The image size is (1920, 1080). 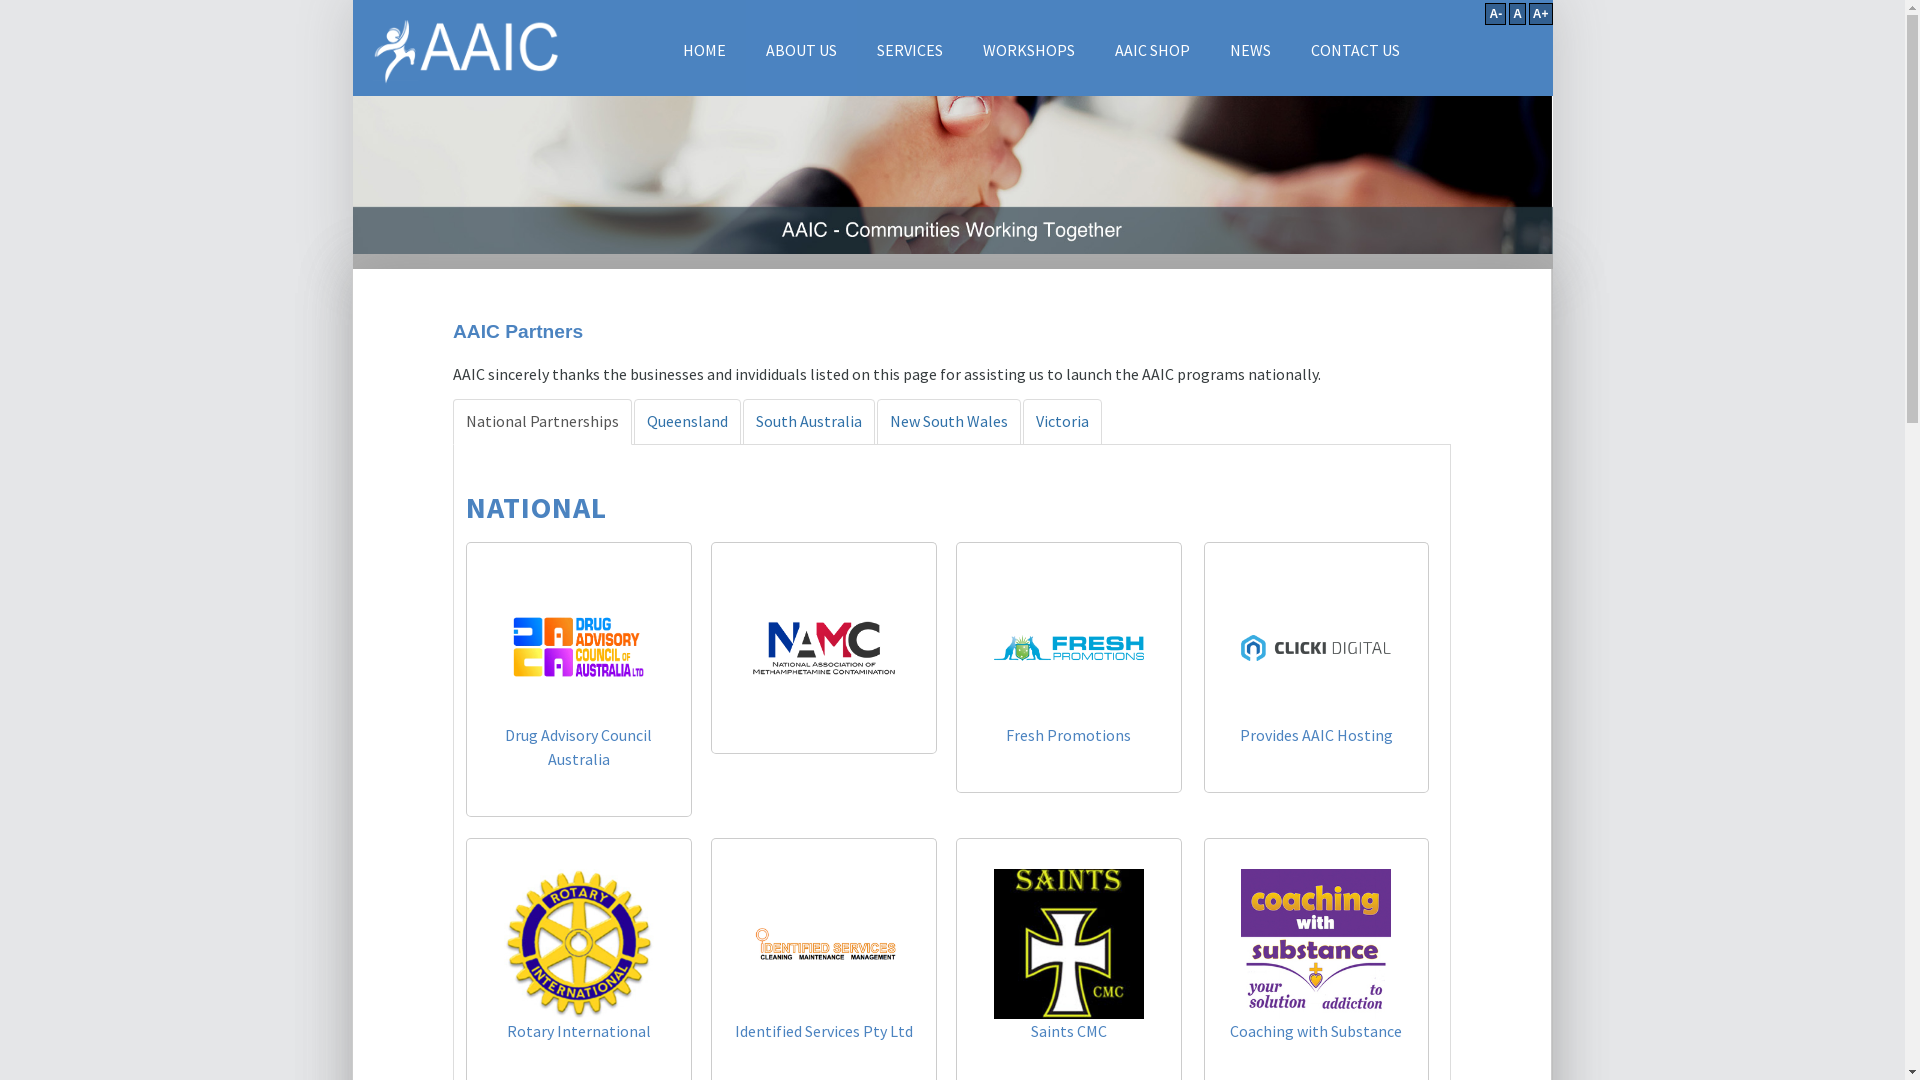 I want to click on 'ABOUT US', so click(x=754, y=49).